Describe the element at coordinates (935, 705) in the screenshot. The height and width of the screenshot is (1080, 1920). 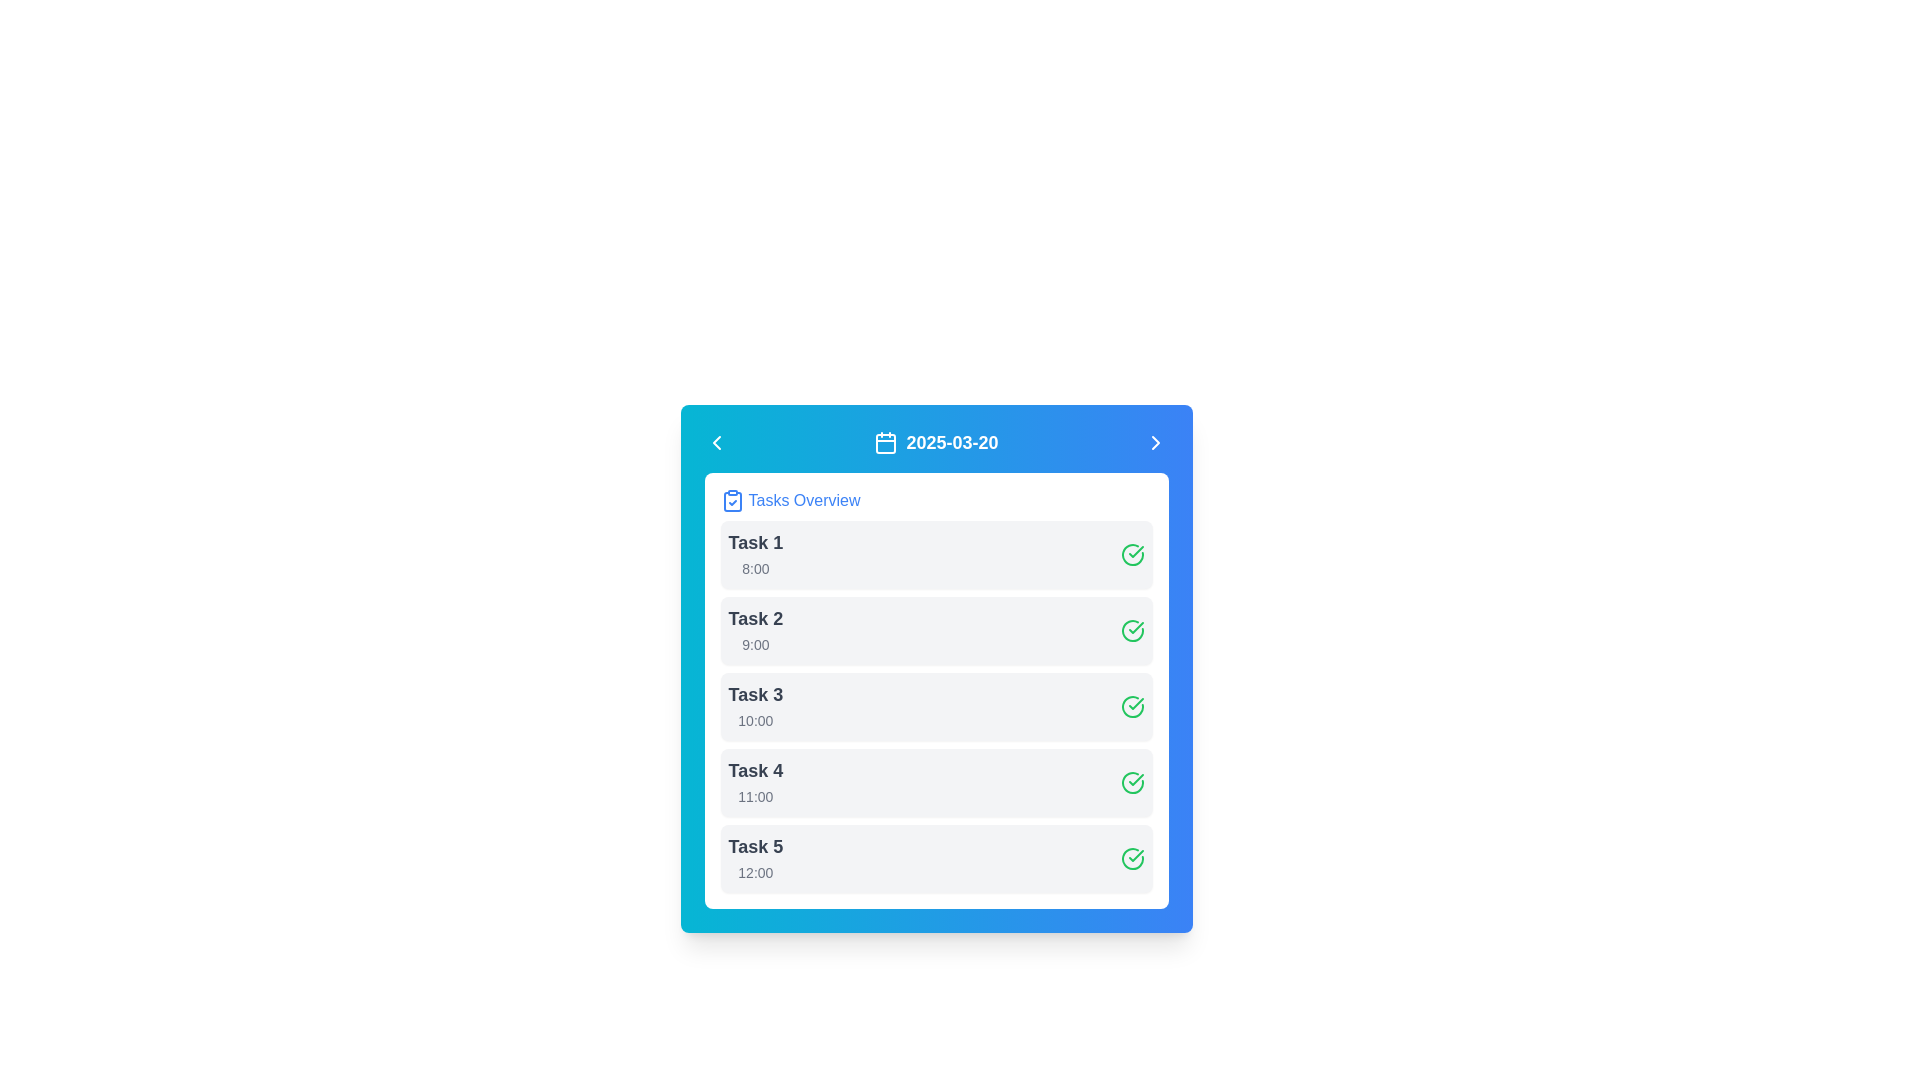
I see `the list item labeled 'Task 3' in the task management interface` at that location.